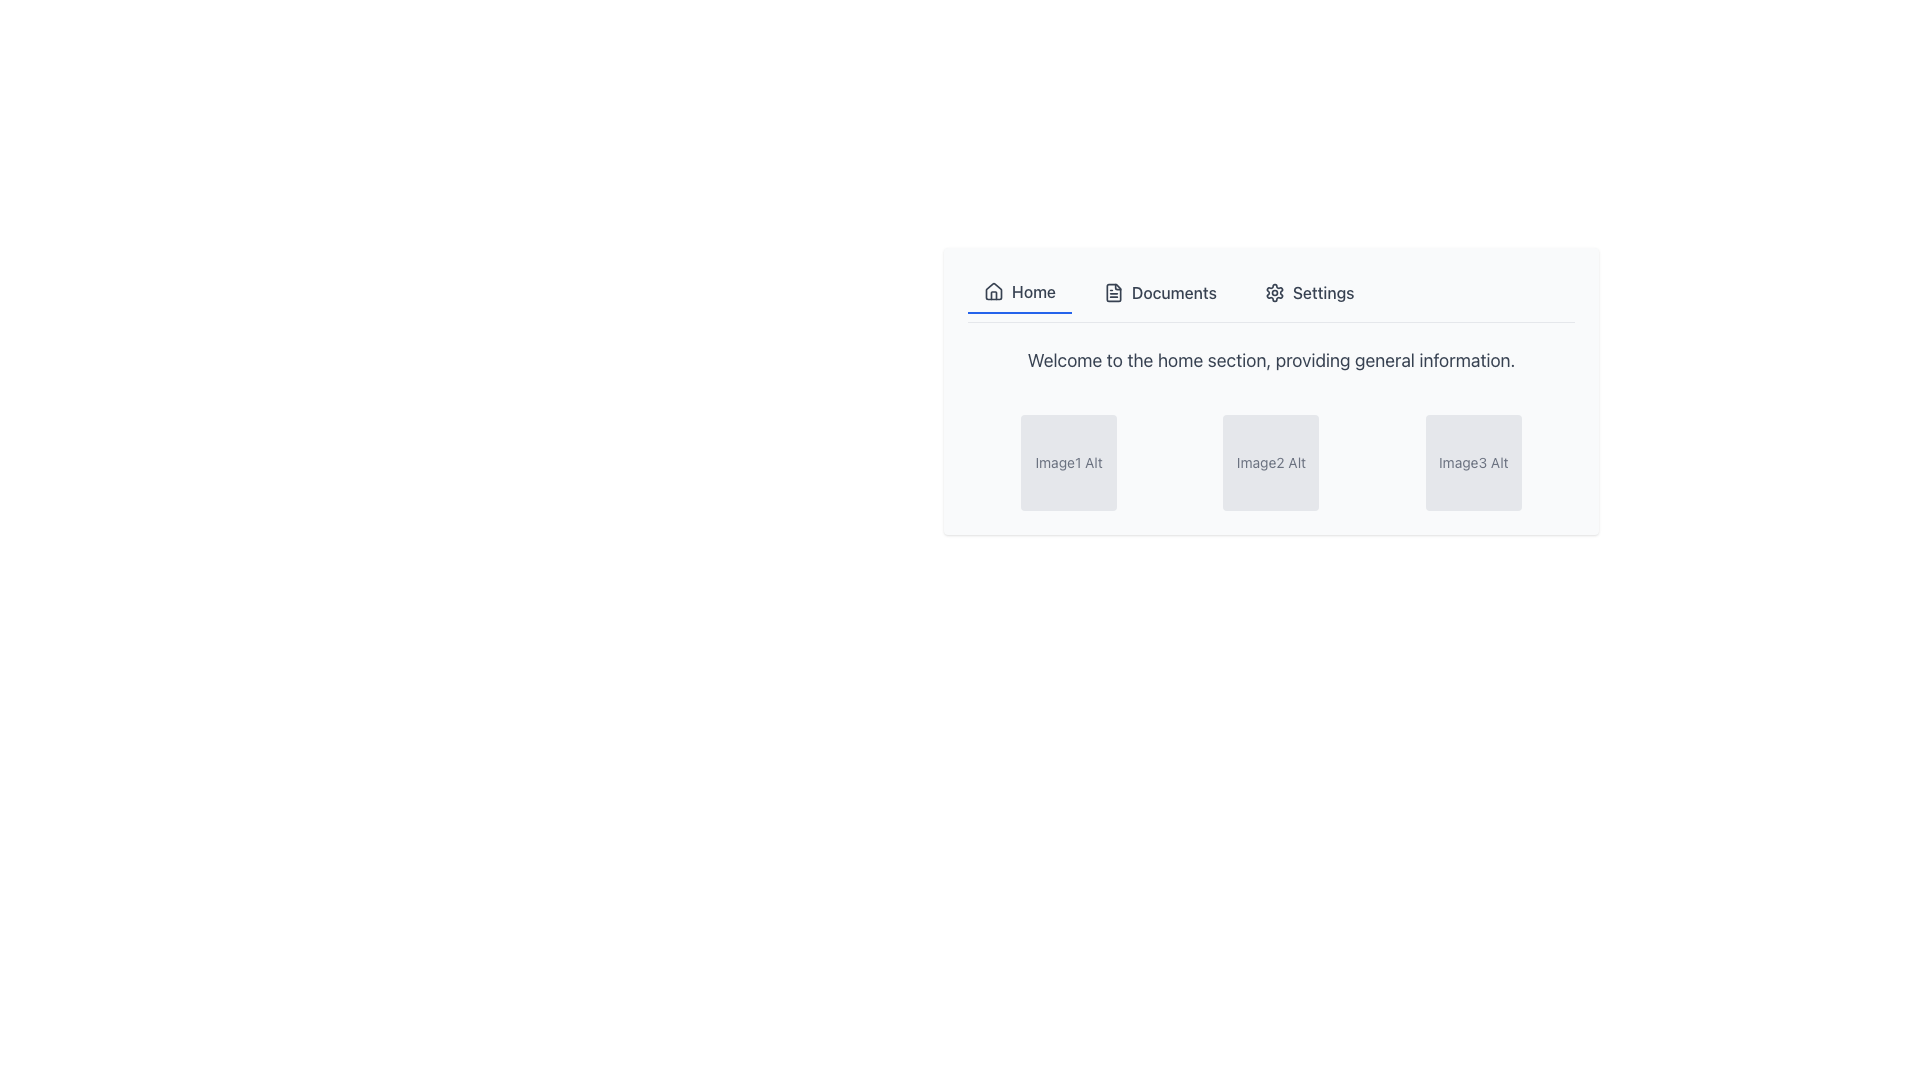  What do you see at coordinates (1273, 293) in the screenshot?
I see `the intricate gear-like icon representing settings in the top navigation bar next to the text 'Settings'` at bounding box center [1273, 293].